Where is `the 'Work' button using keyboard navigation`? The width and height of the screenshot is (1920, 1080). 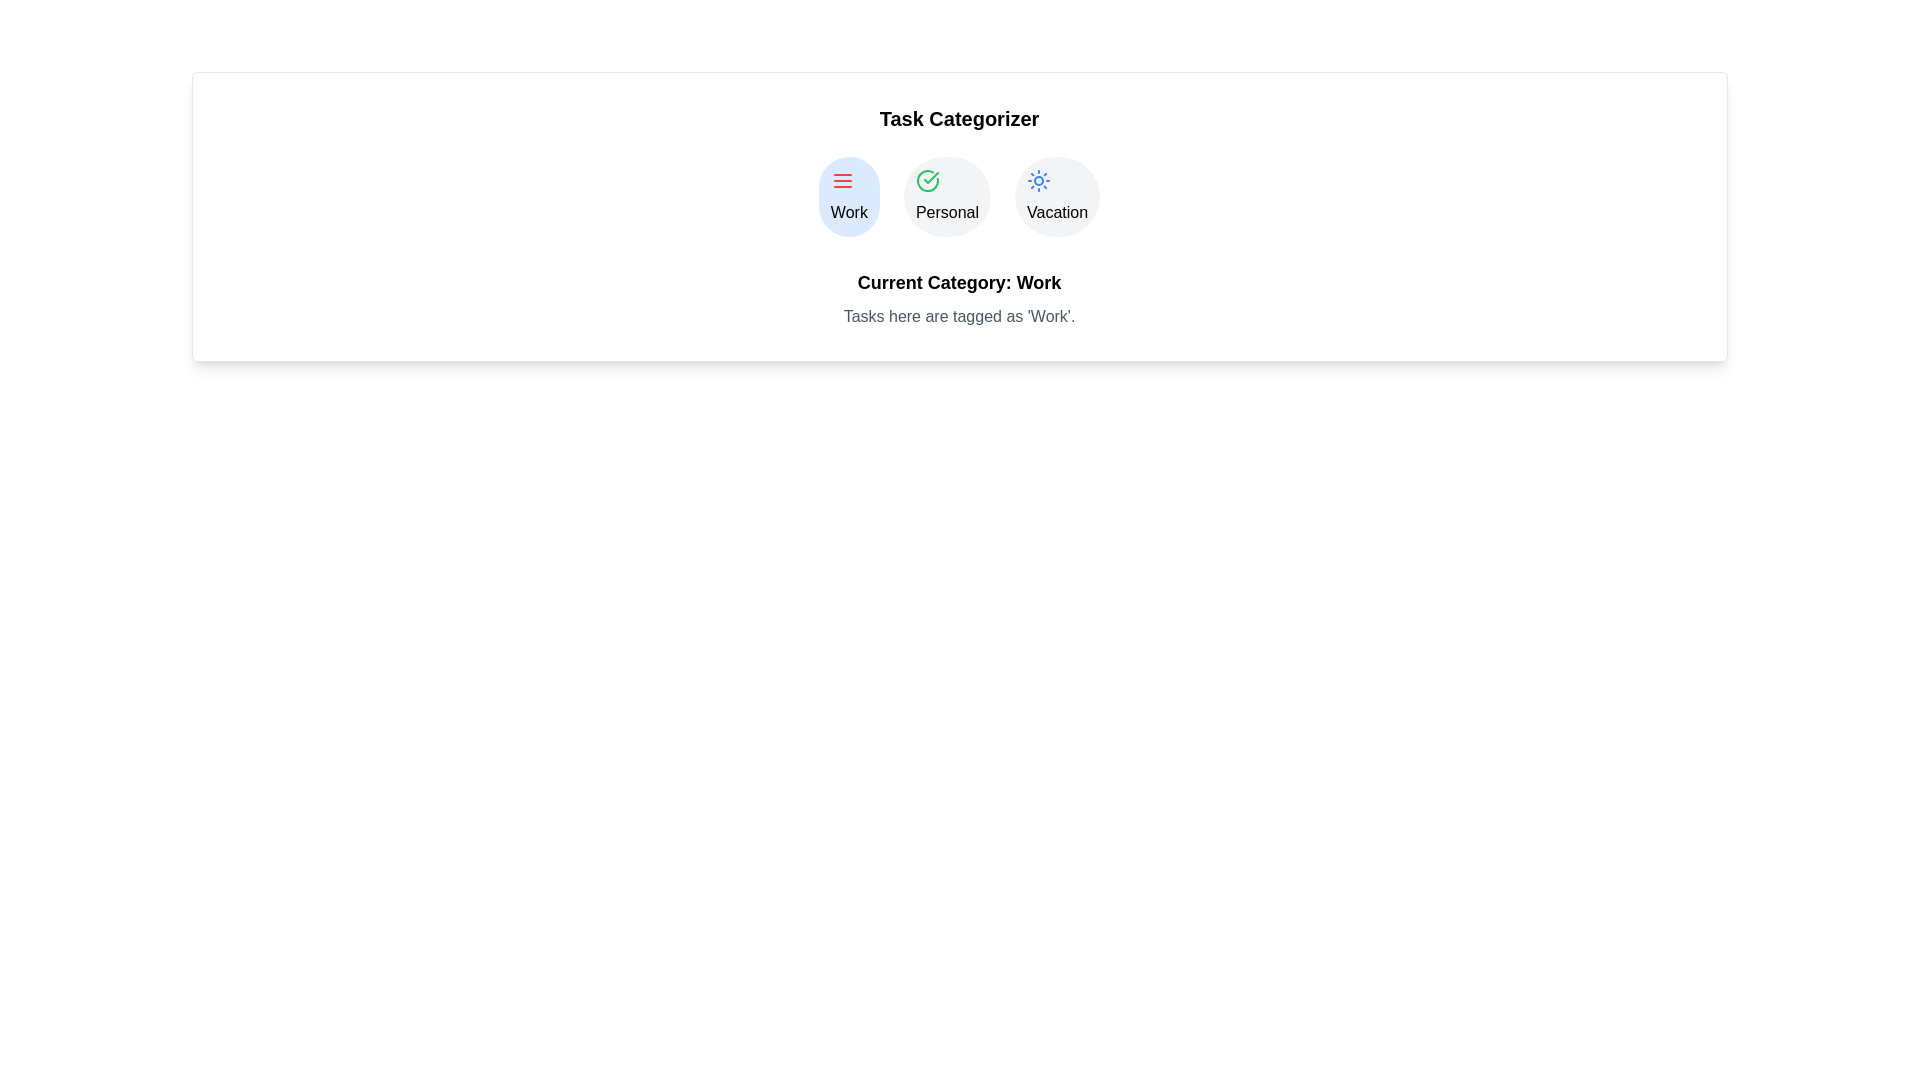 the 'Work' button using keyboard navigation is located at coordinates (849, 196).